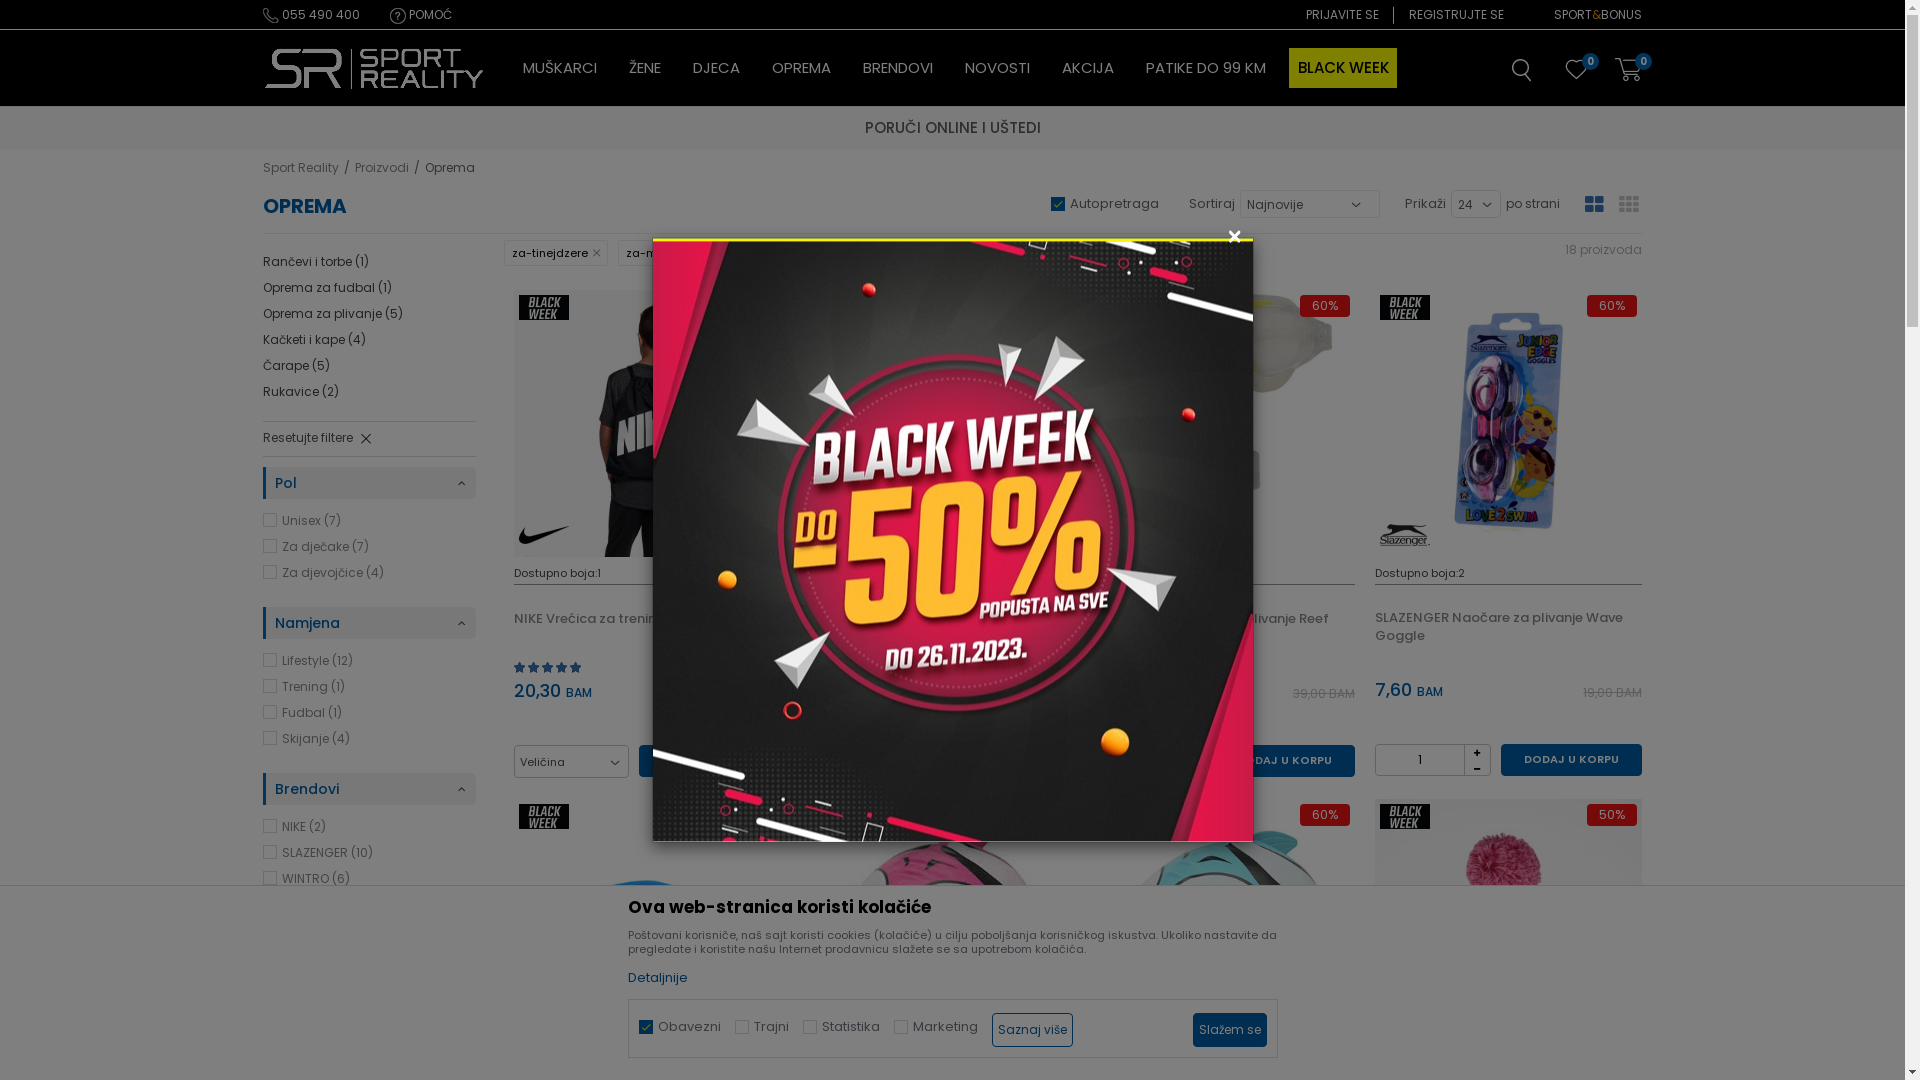 Image resolution: width=1920 pixels, height=1080 pixels. I want to click on '055 490 400', so click(261, 15).